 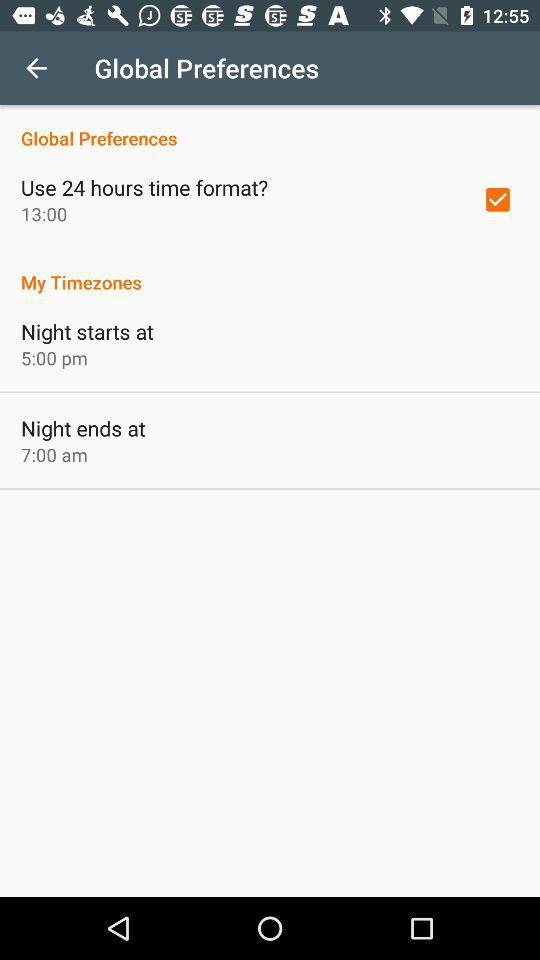 What do you see at coordinates (143, 187) in the screenshot?
I see `item below the global preferences` at bounding box center [143, 187].